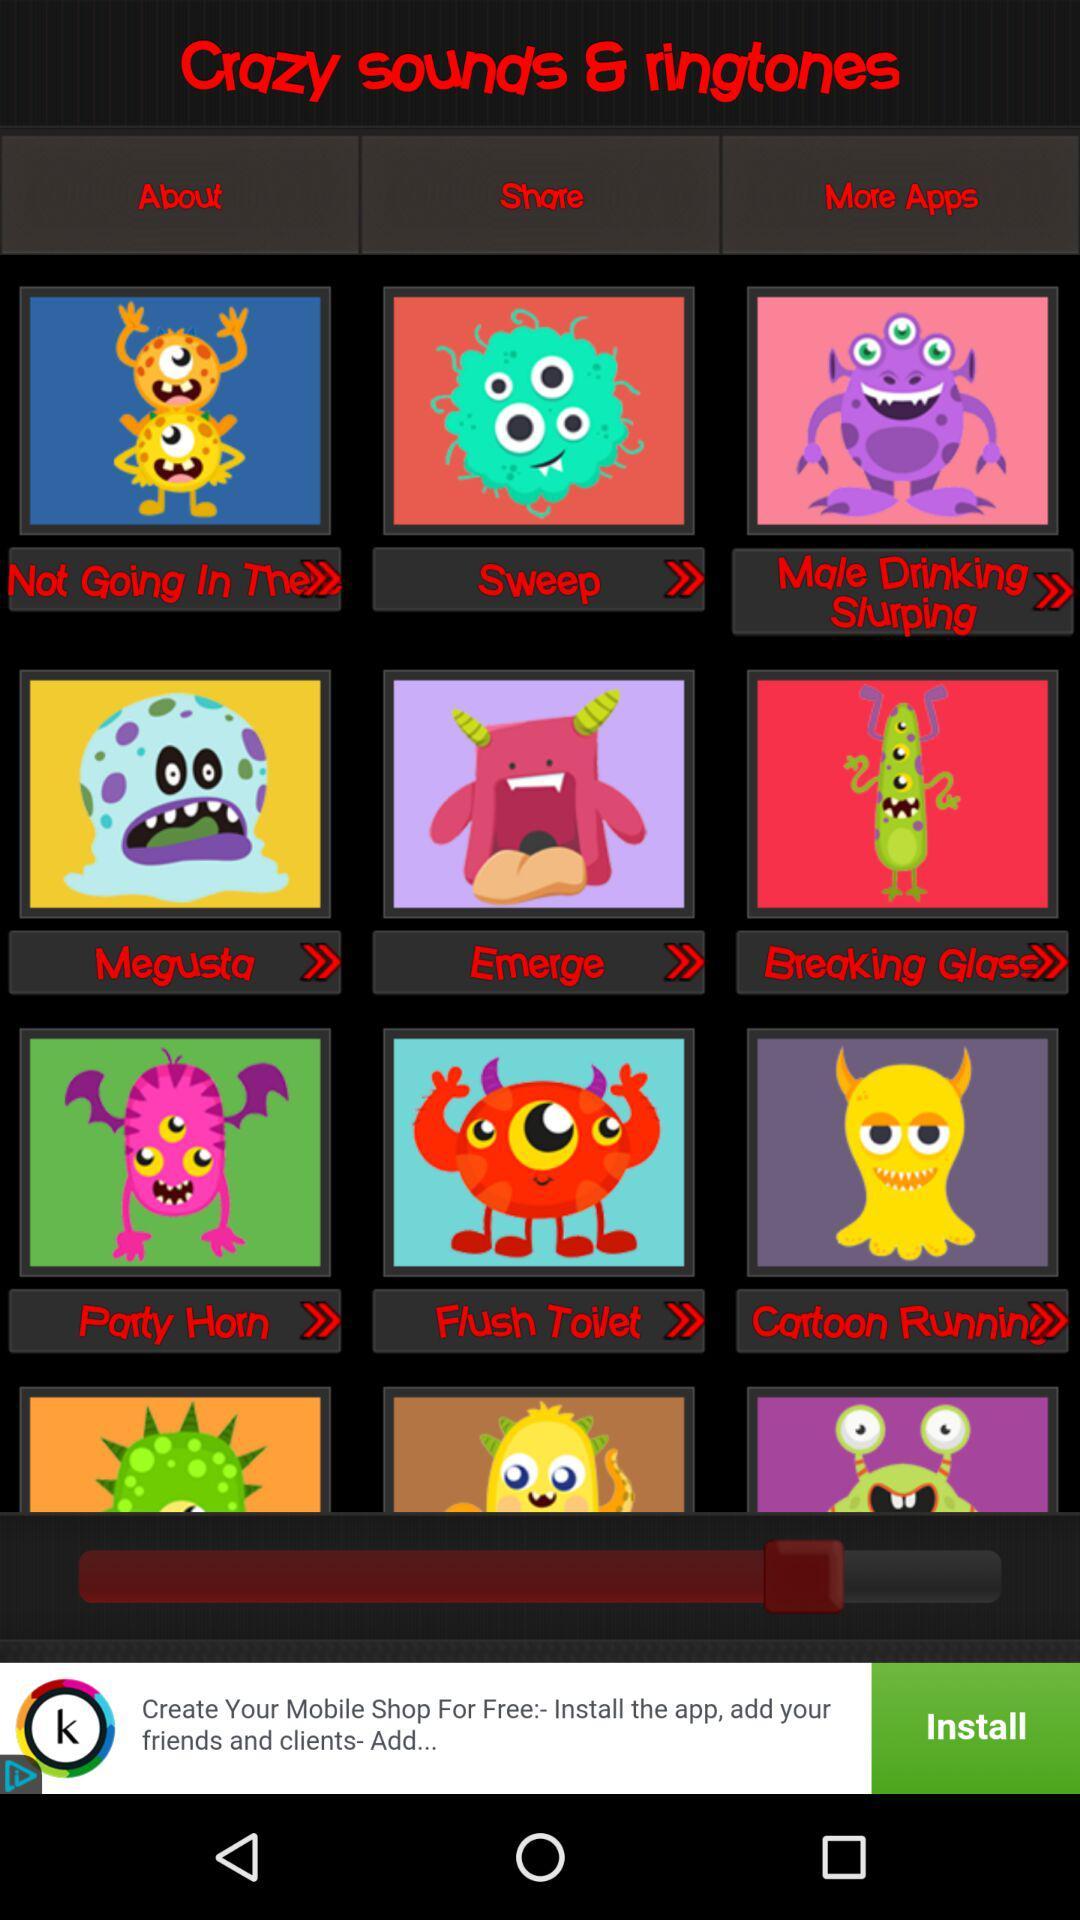 Image resolution: width=1080 pixels, height=1920 pixels. Describe the element at coordinates (902, 794) in the screenshot. I see `ringtone selection` at that location.